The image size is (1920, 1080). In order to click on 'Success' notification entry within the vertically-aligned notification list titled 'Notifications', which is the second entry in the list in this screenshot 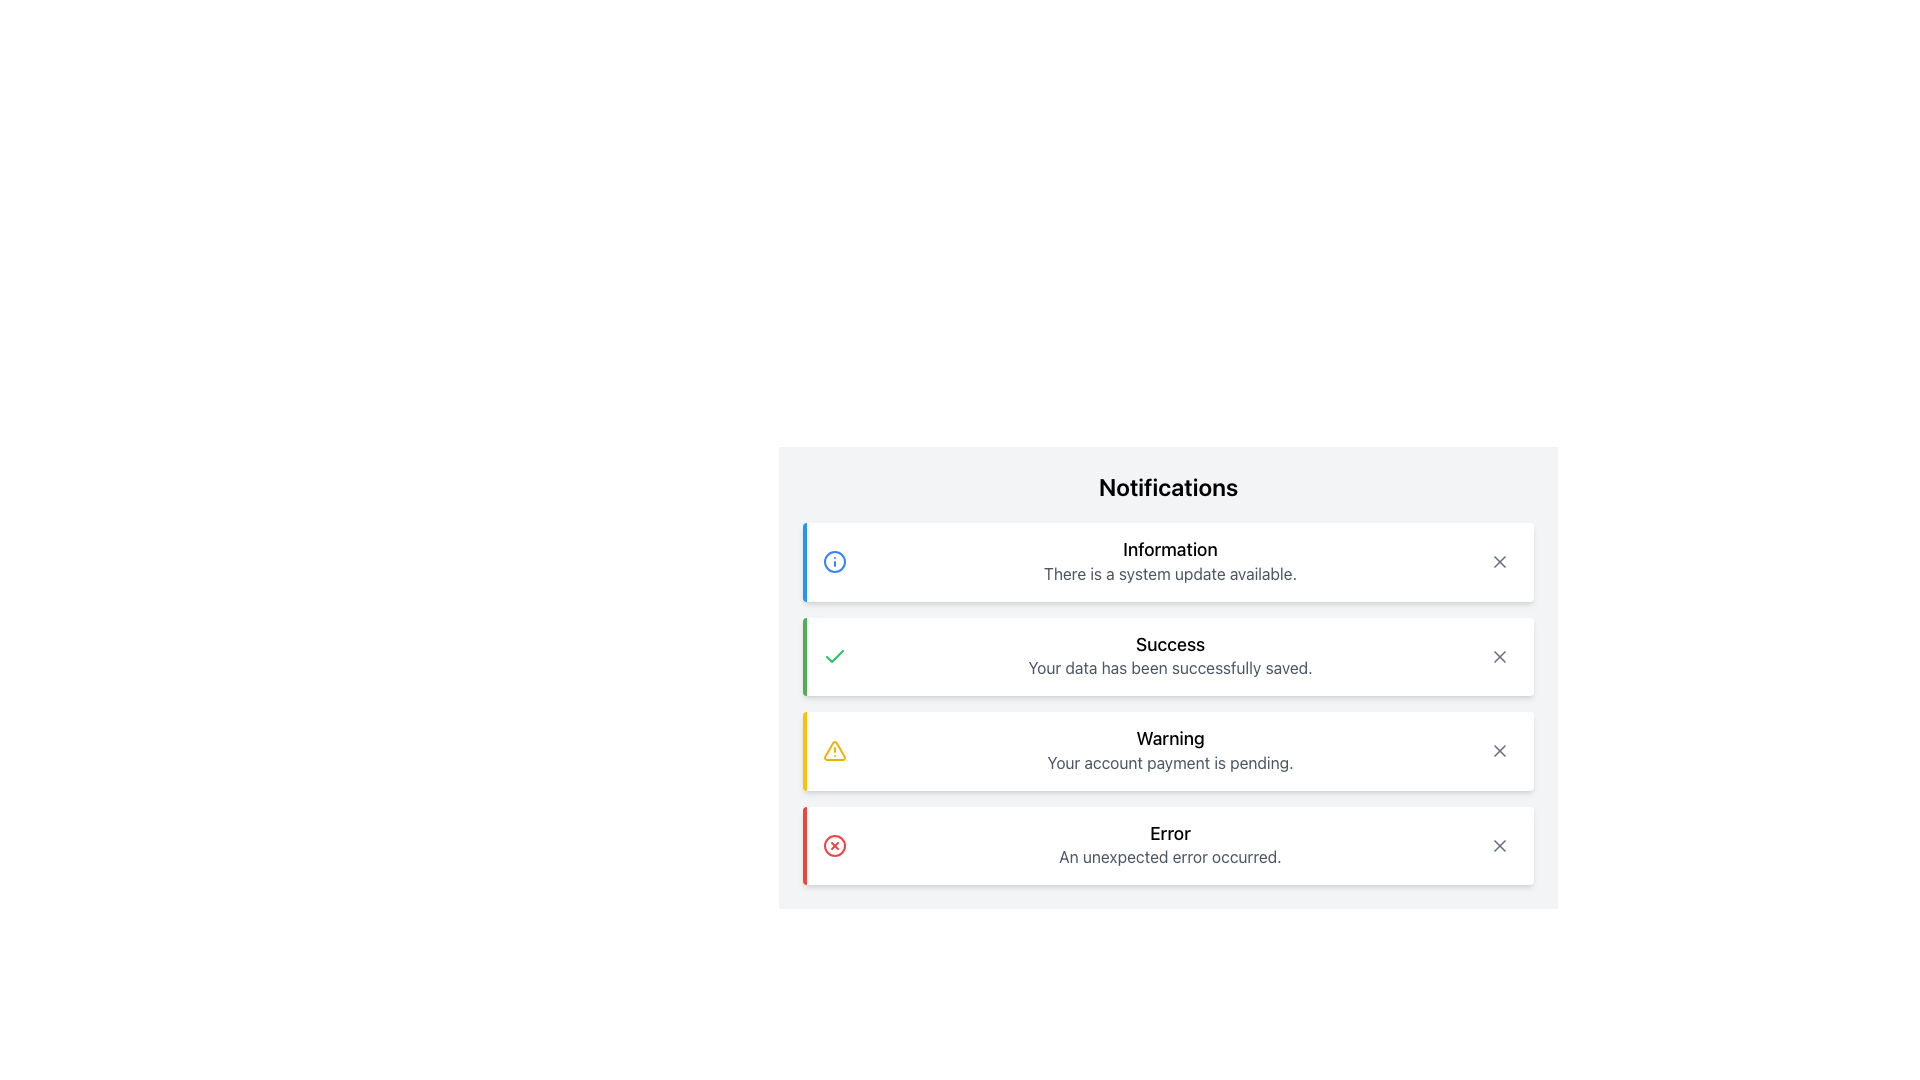, I will do `click(1168, 677)`.